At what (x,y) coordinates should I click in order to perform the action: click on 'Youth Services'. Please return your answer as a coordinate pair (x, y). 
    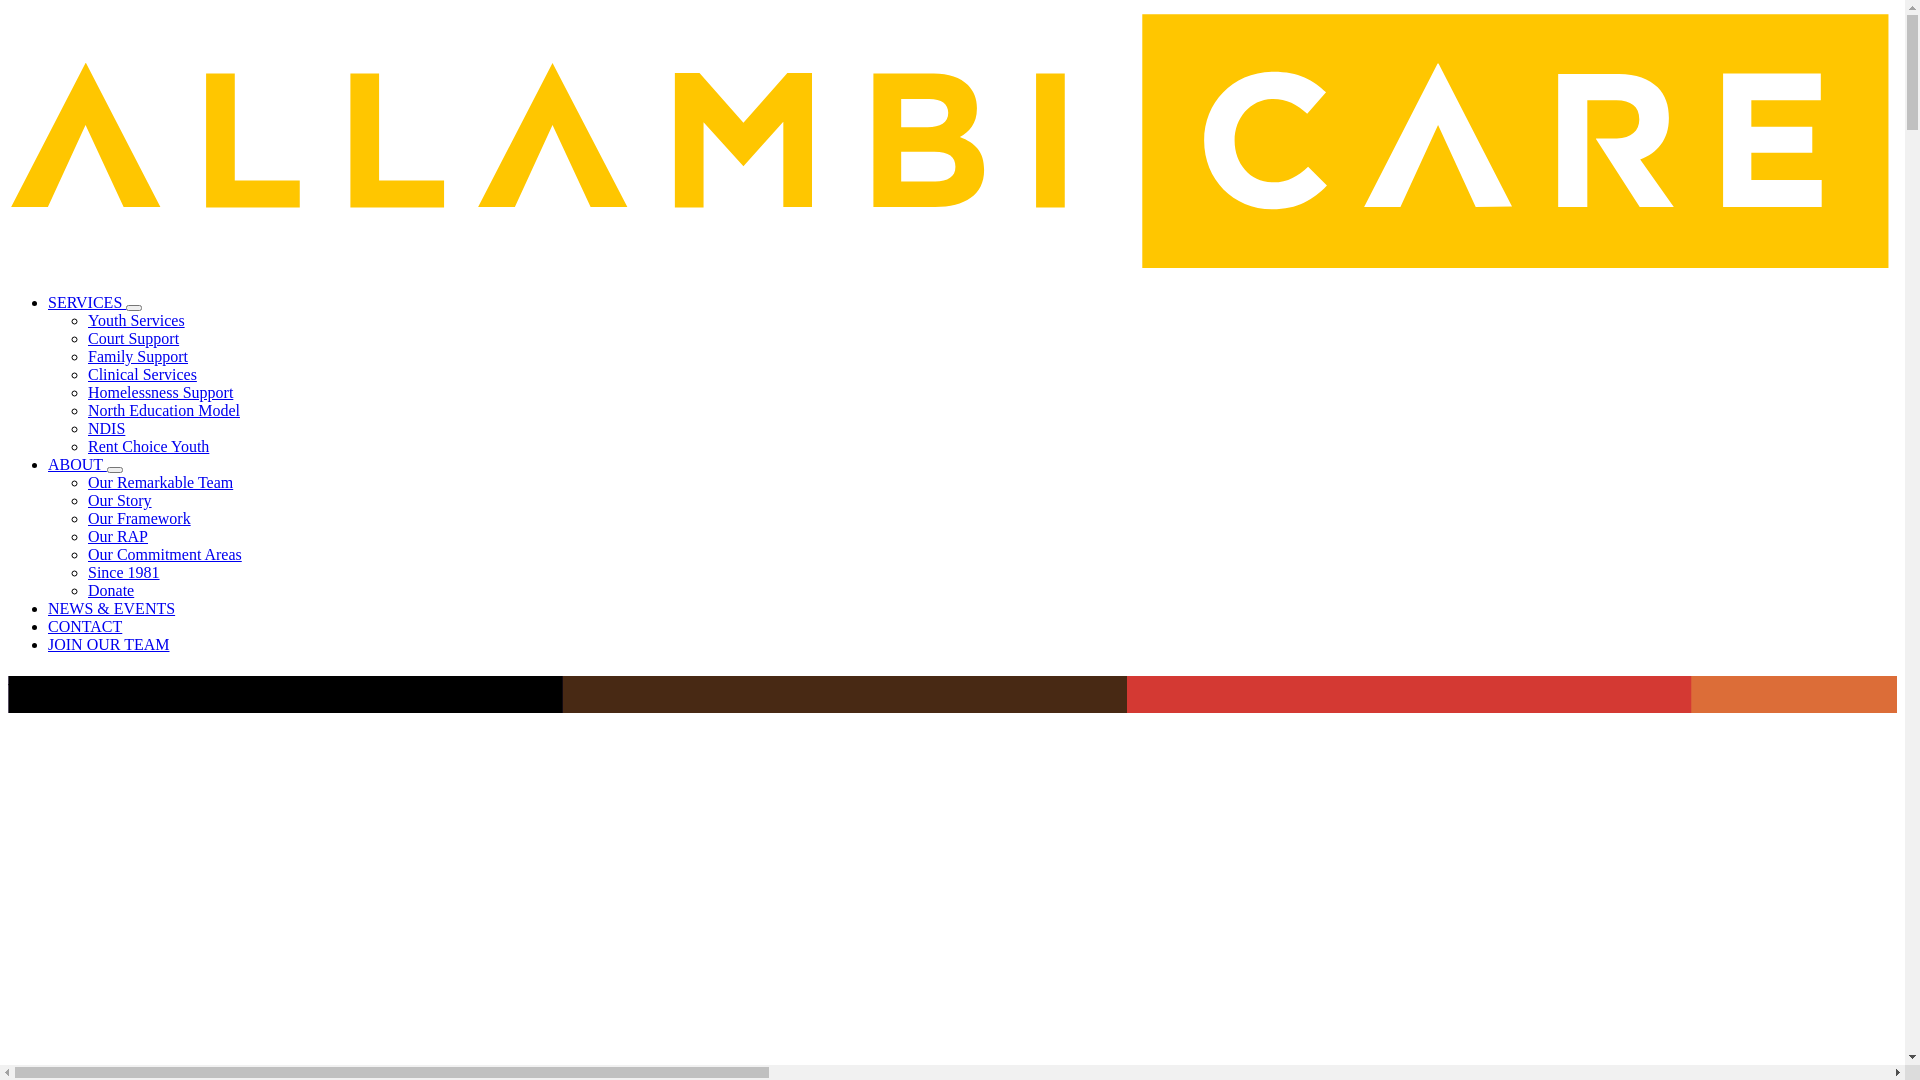
    Looking at the image, I should click on (135, 319).